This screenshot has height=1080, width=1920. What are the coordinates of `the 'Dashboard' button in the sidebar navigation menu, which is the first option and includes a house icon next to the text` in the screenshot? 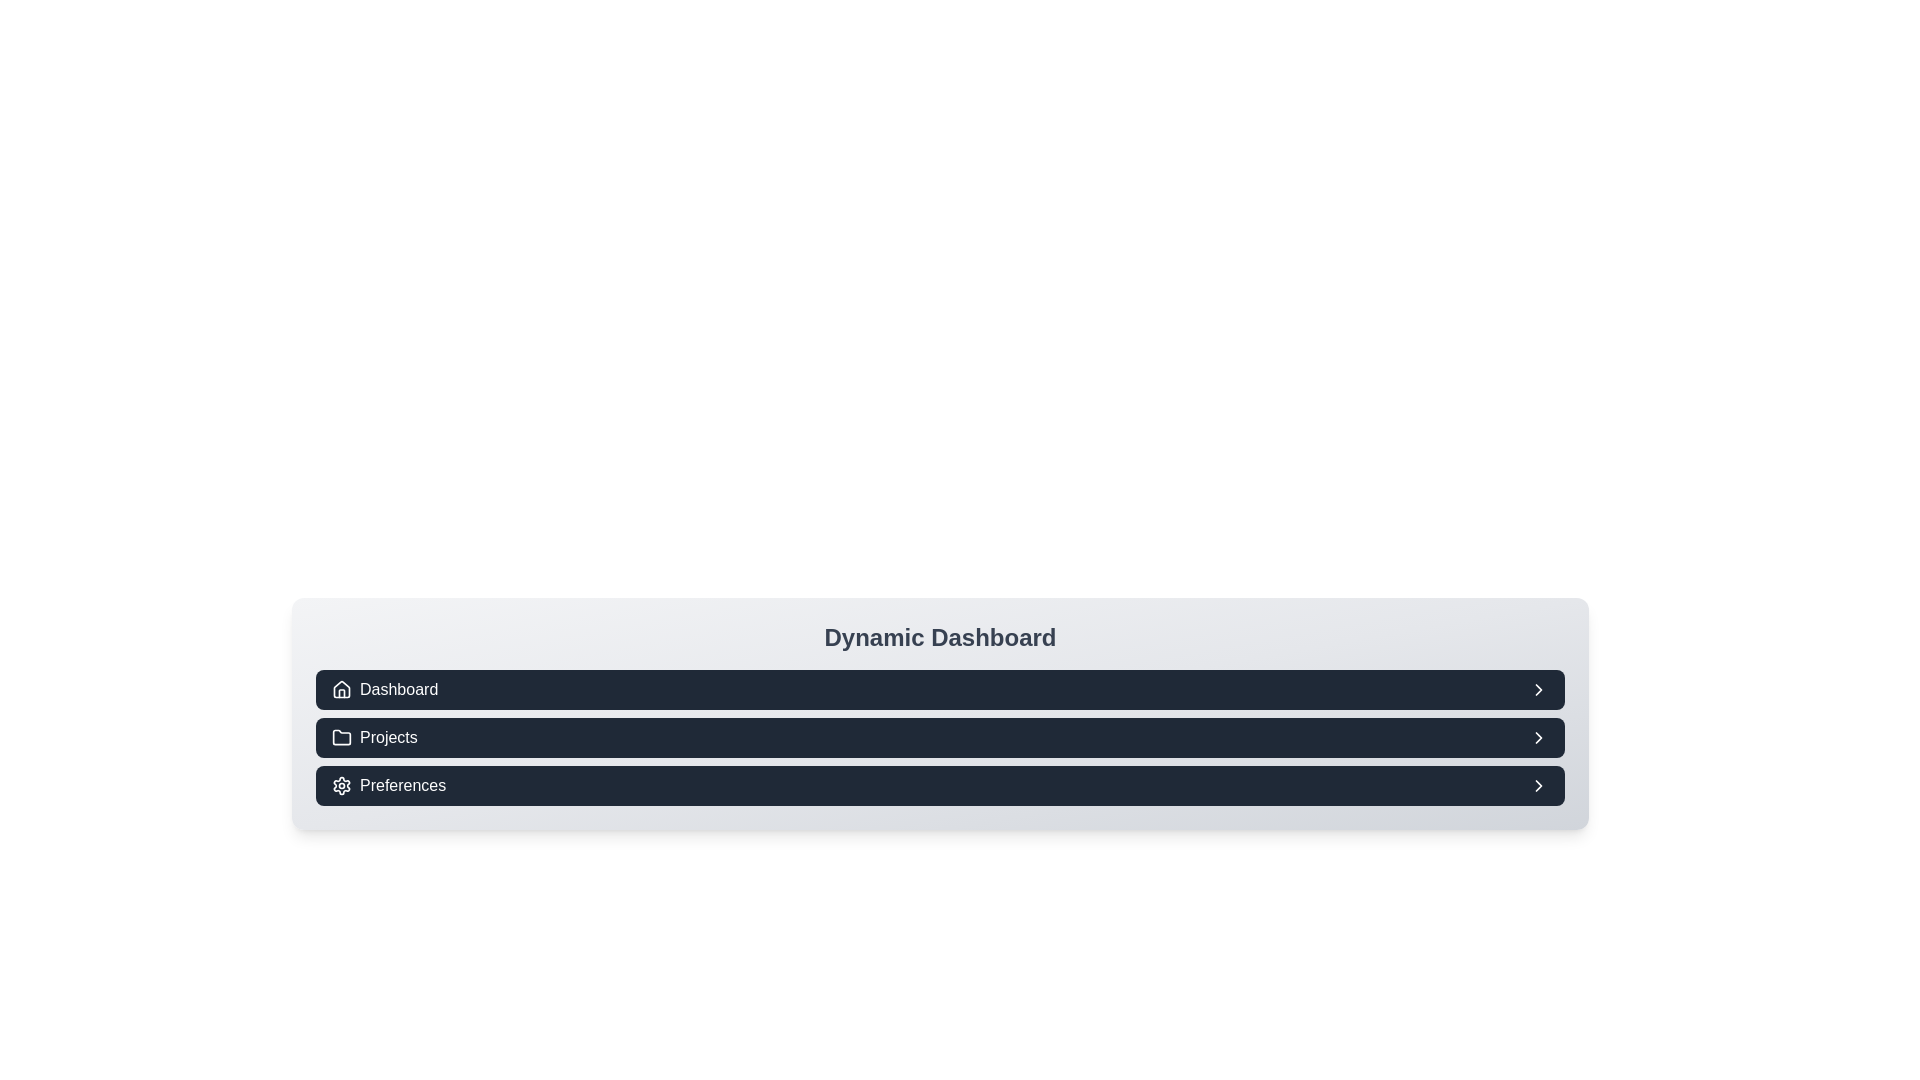 It's located at (385, 689).